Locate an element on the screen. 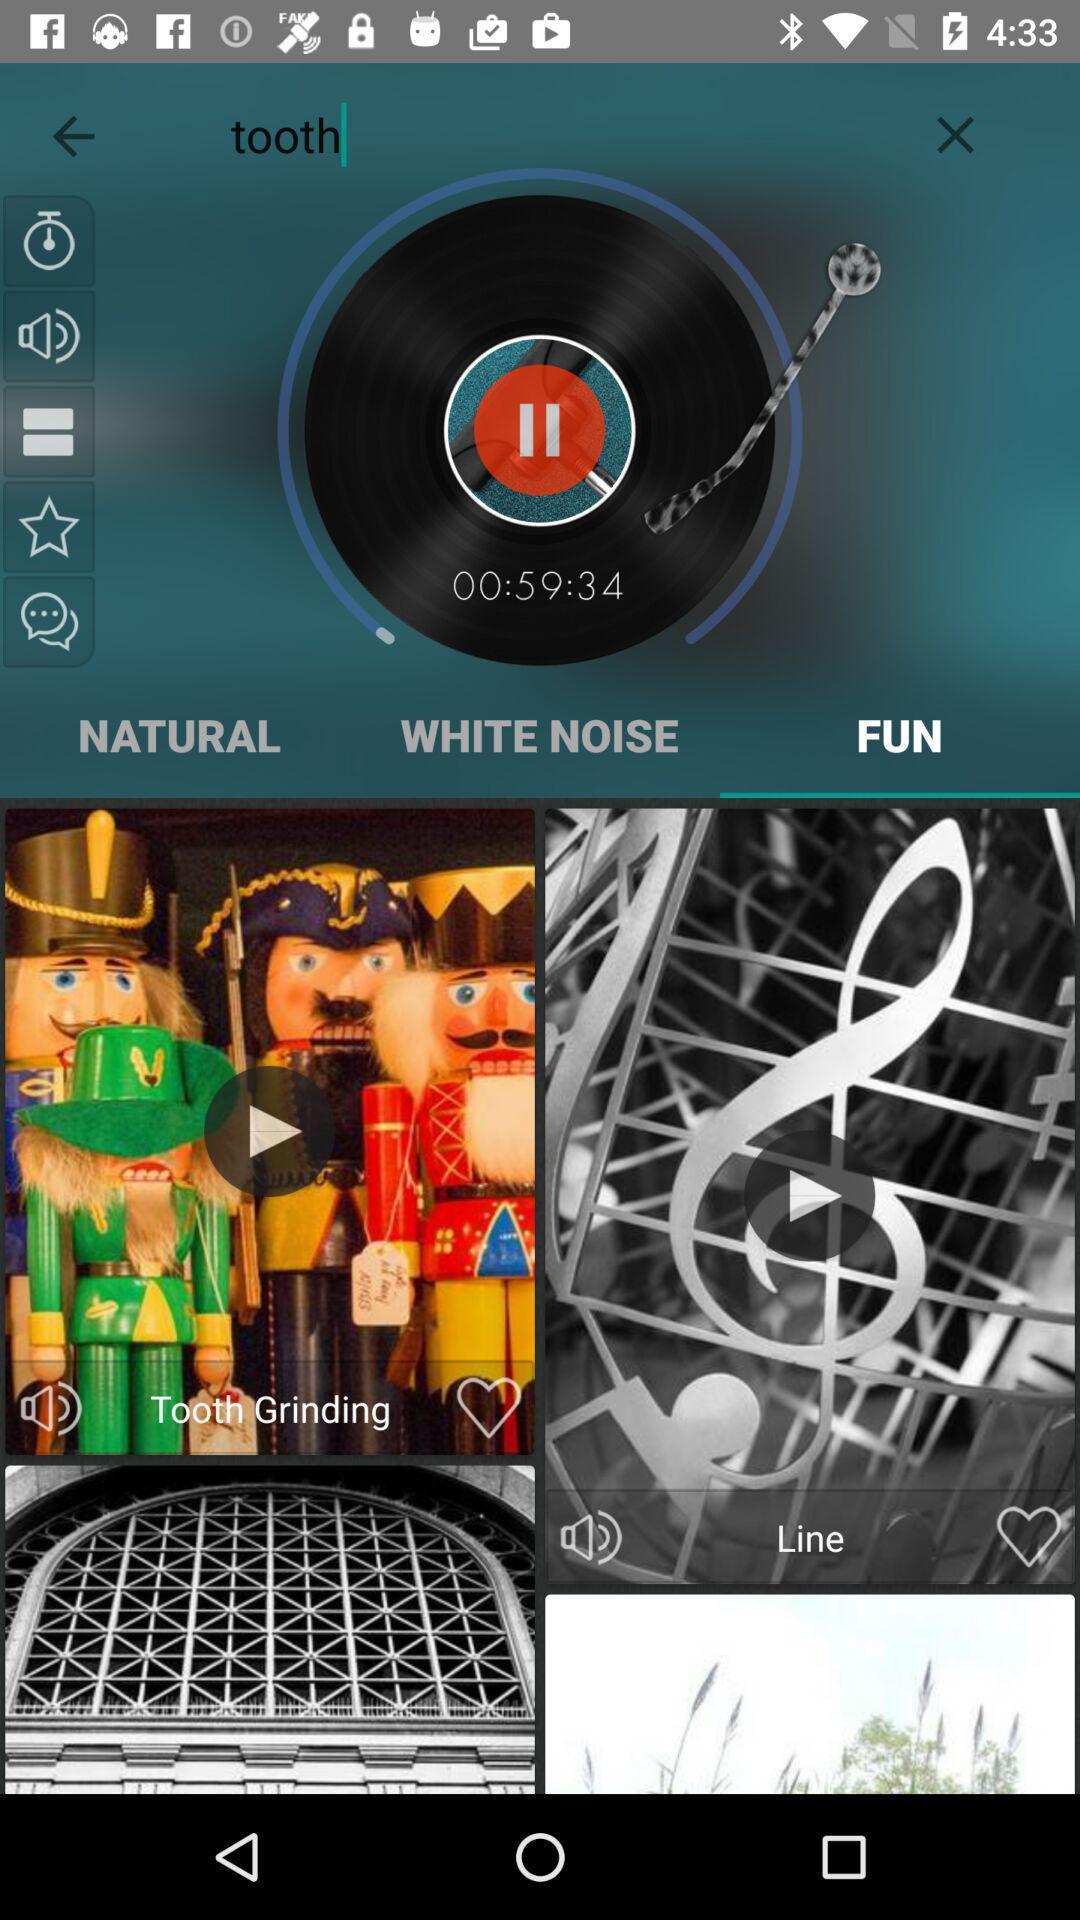  the volume icon is located at coordinates (48, 336).